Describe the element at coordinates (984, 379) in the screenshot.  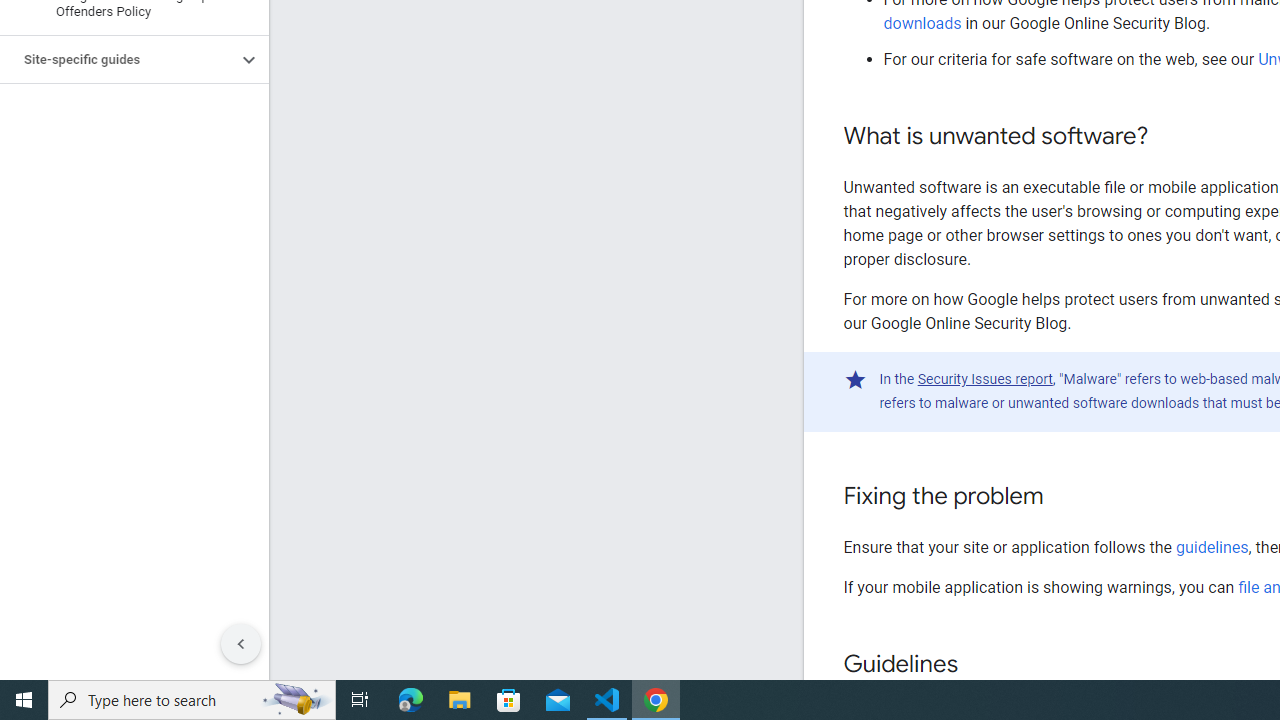
I see `'Security Issues report'` at that location.